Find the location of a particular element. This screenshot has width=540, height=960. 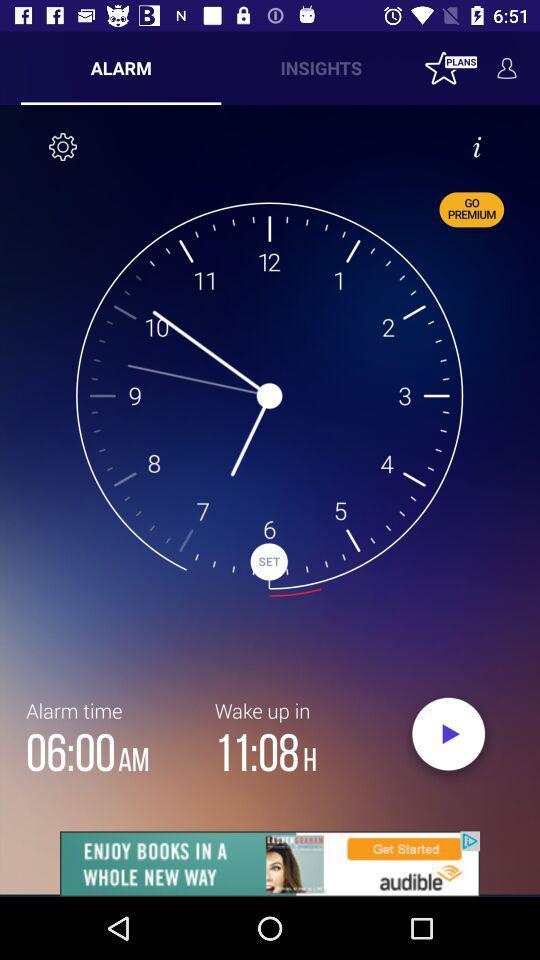

inforamation about time is located at coordinates (475, 145).